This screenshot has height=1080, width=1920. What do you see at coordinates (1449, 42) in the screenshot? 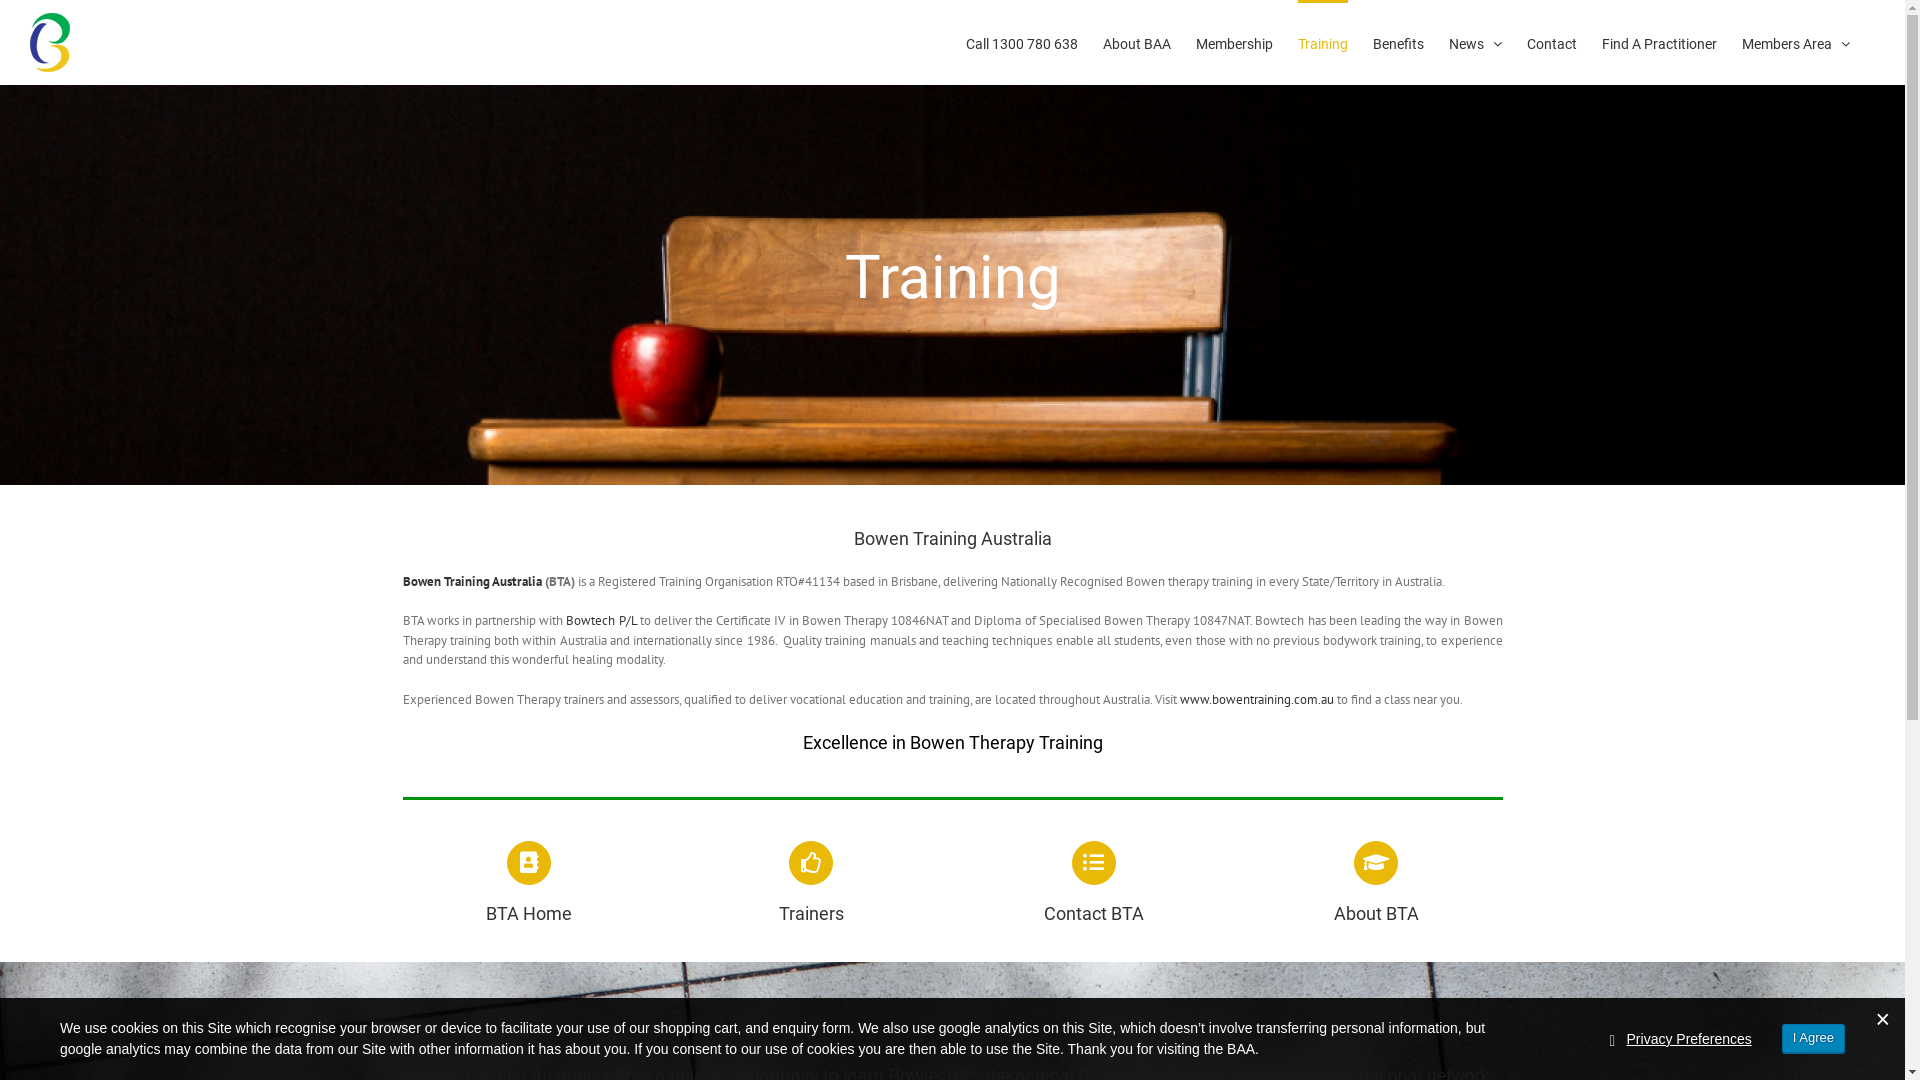
I see `'News'` at bounding box center [1449, 42].